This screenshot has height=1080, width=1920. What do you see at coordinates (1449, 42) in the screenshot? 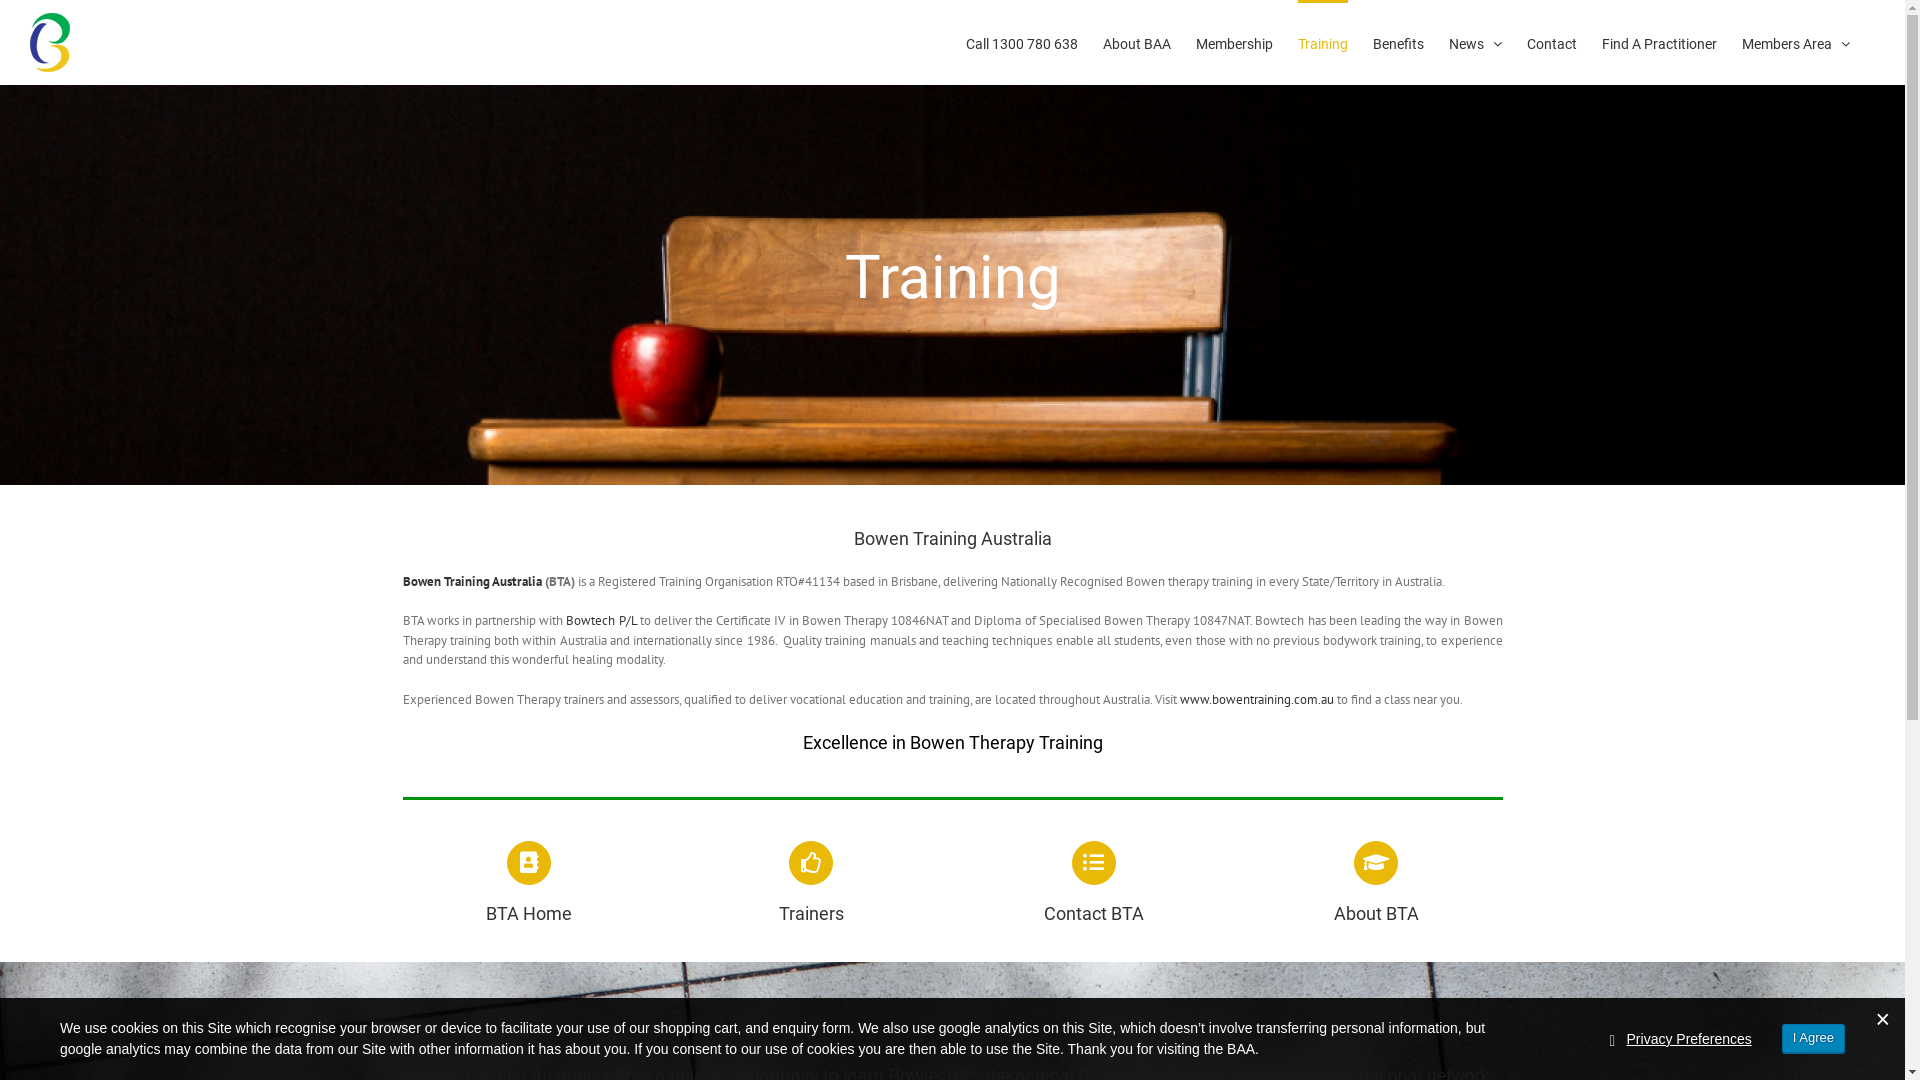
I see `'News'` at bounding box center [1449, 42].